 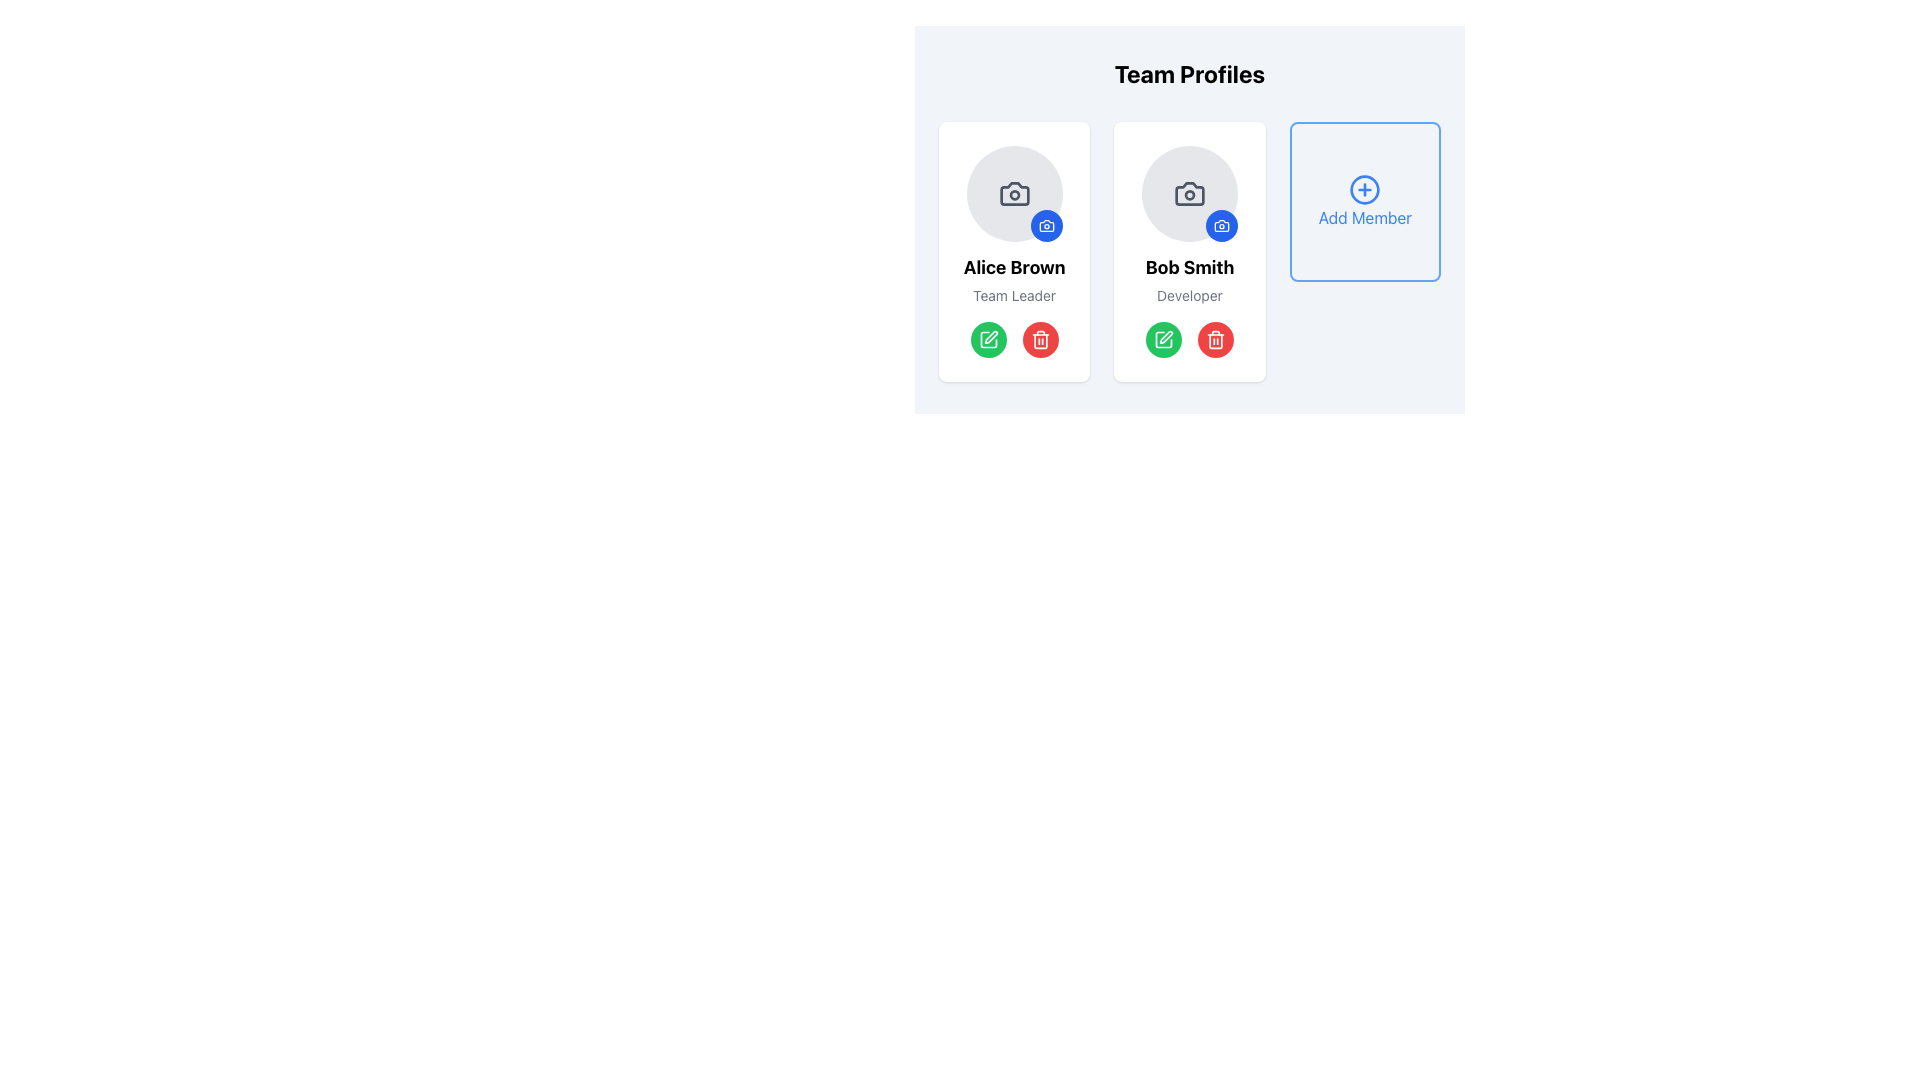 I want to click on the edit button on Bob Smith's Profile Card, which is the second card in the Team Profiles section, to modify profile details, so click(x=1190, y=250).